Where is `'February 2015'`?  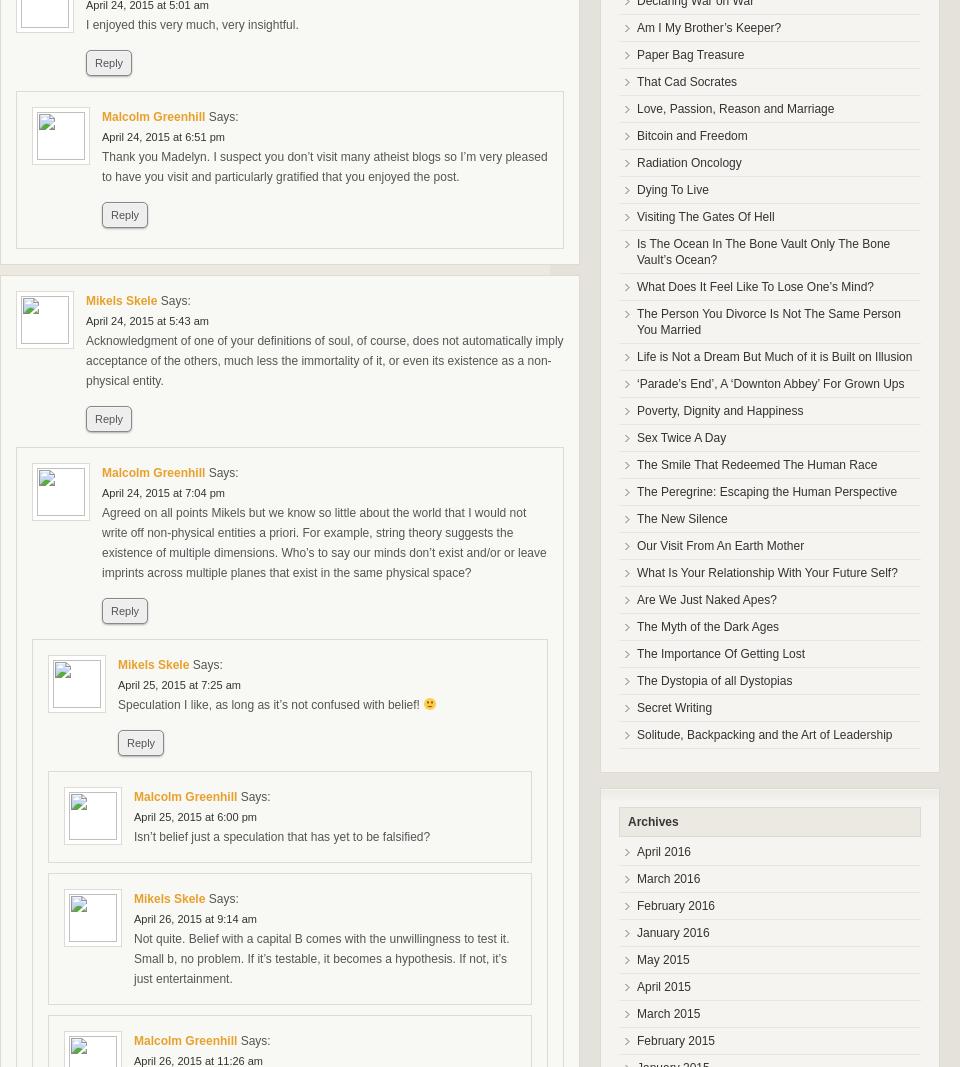
'February 2015' is located at coordinates (635, 1040).